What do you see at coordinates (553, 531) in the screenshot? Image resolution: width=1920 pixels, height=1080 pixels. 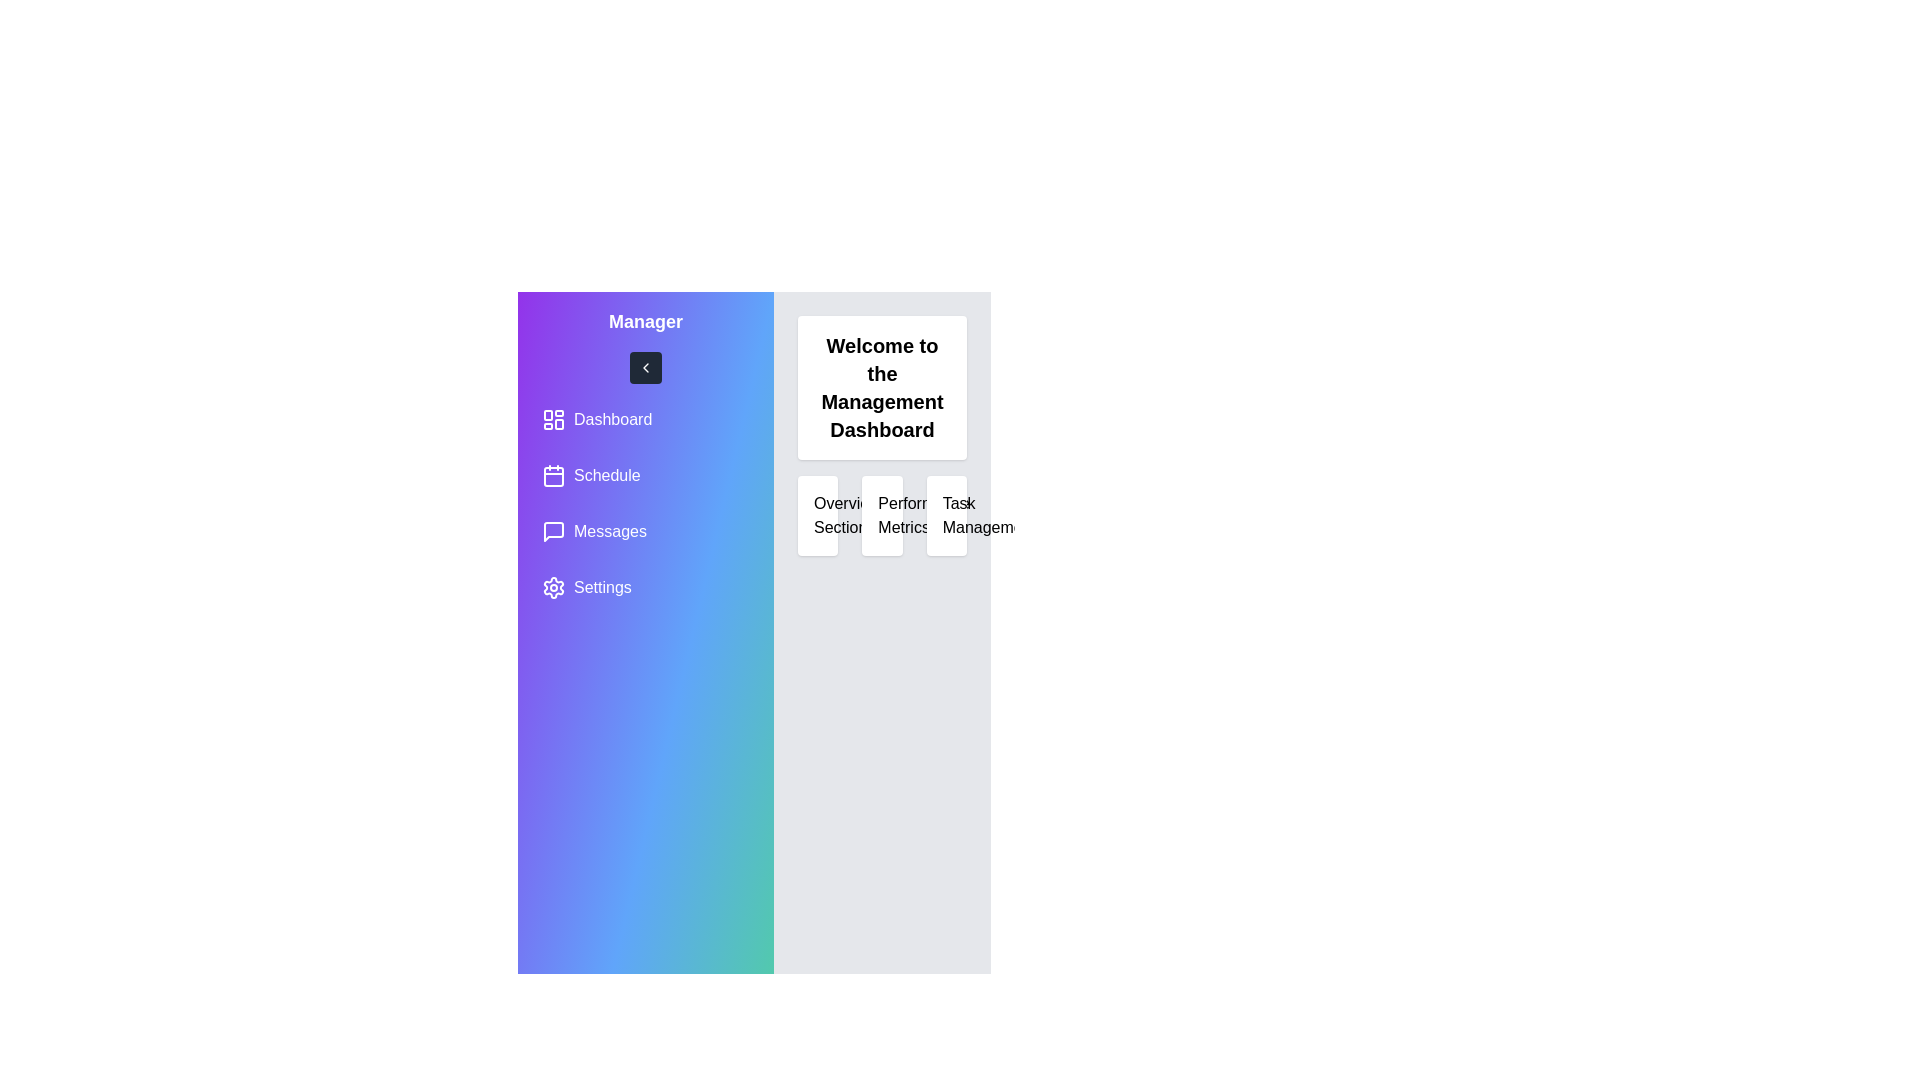 I see `the small purple chat icon located in the left sidebar, positioned next to the 'Messages' label` at bounding box center [553, 531].